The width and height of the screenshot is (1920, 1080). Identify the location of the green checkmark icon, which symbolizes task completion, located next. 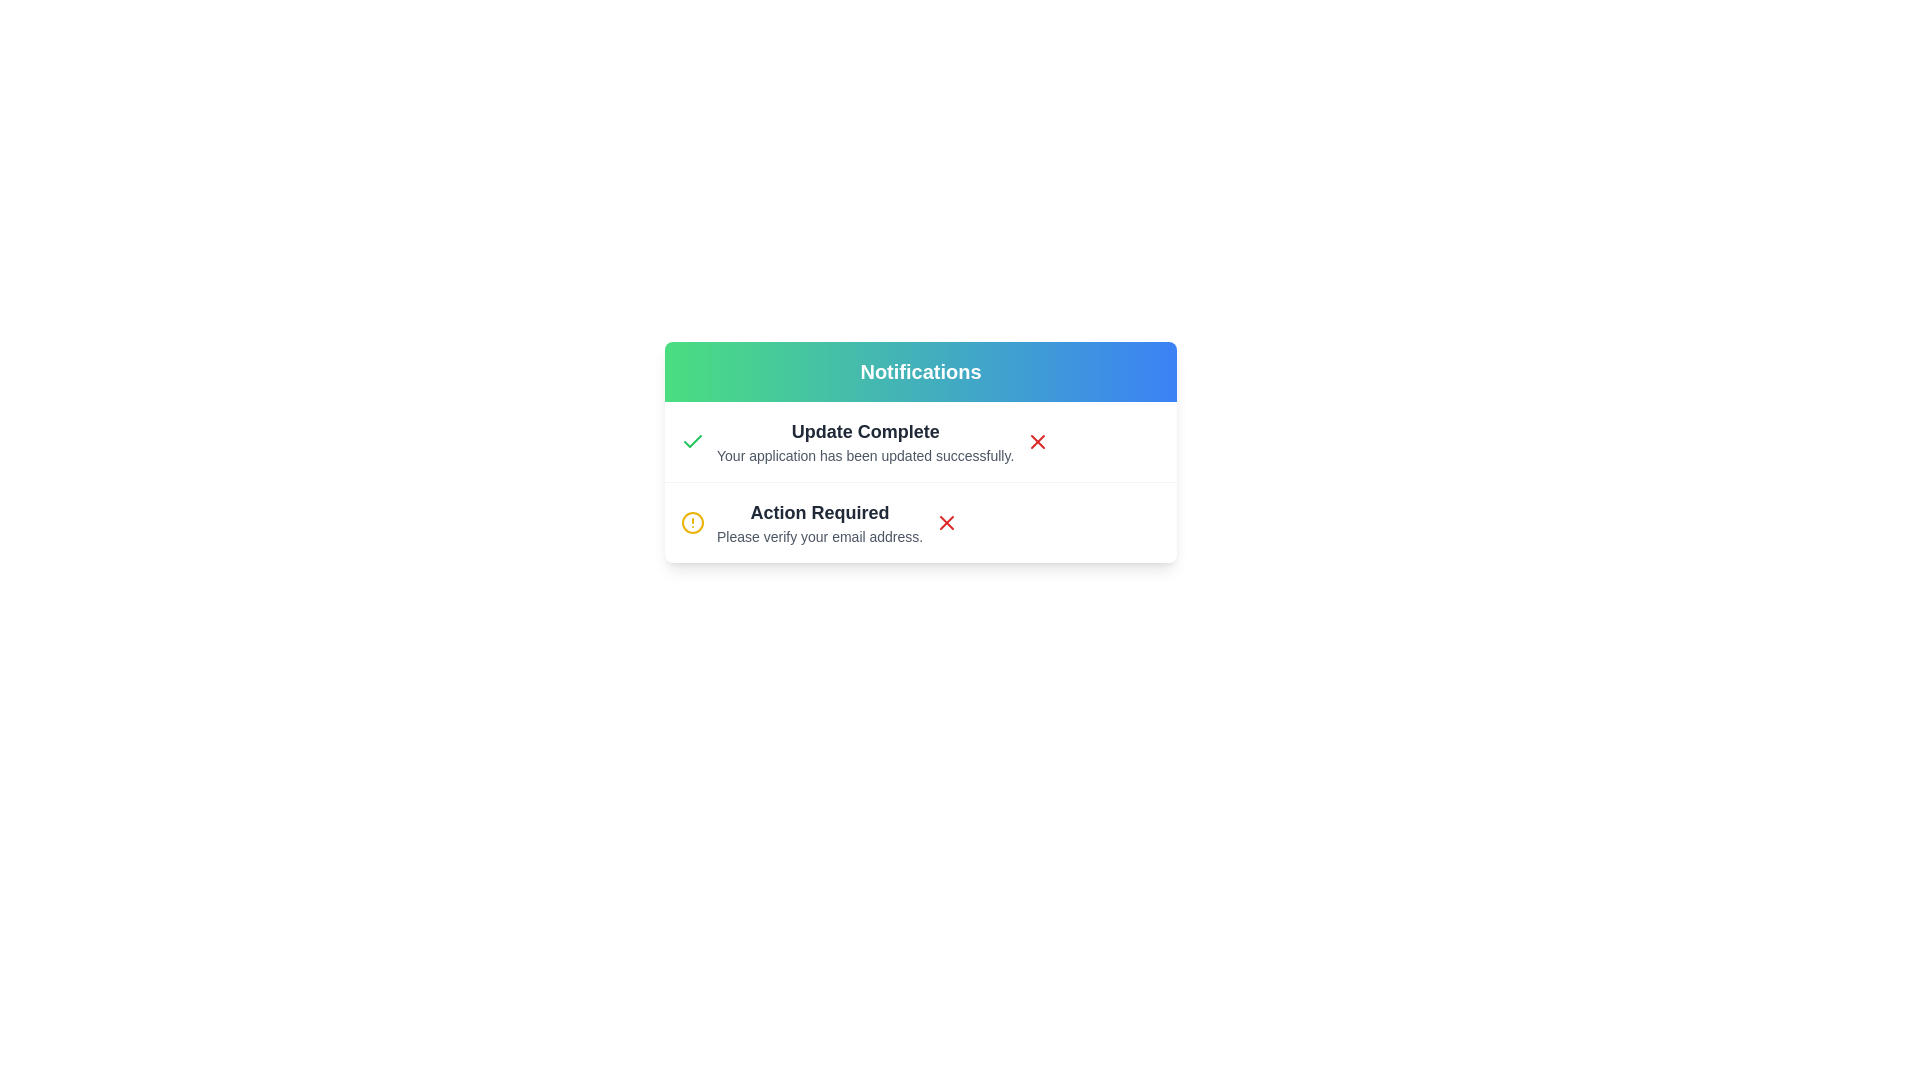
(692, 441).